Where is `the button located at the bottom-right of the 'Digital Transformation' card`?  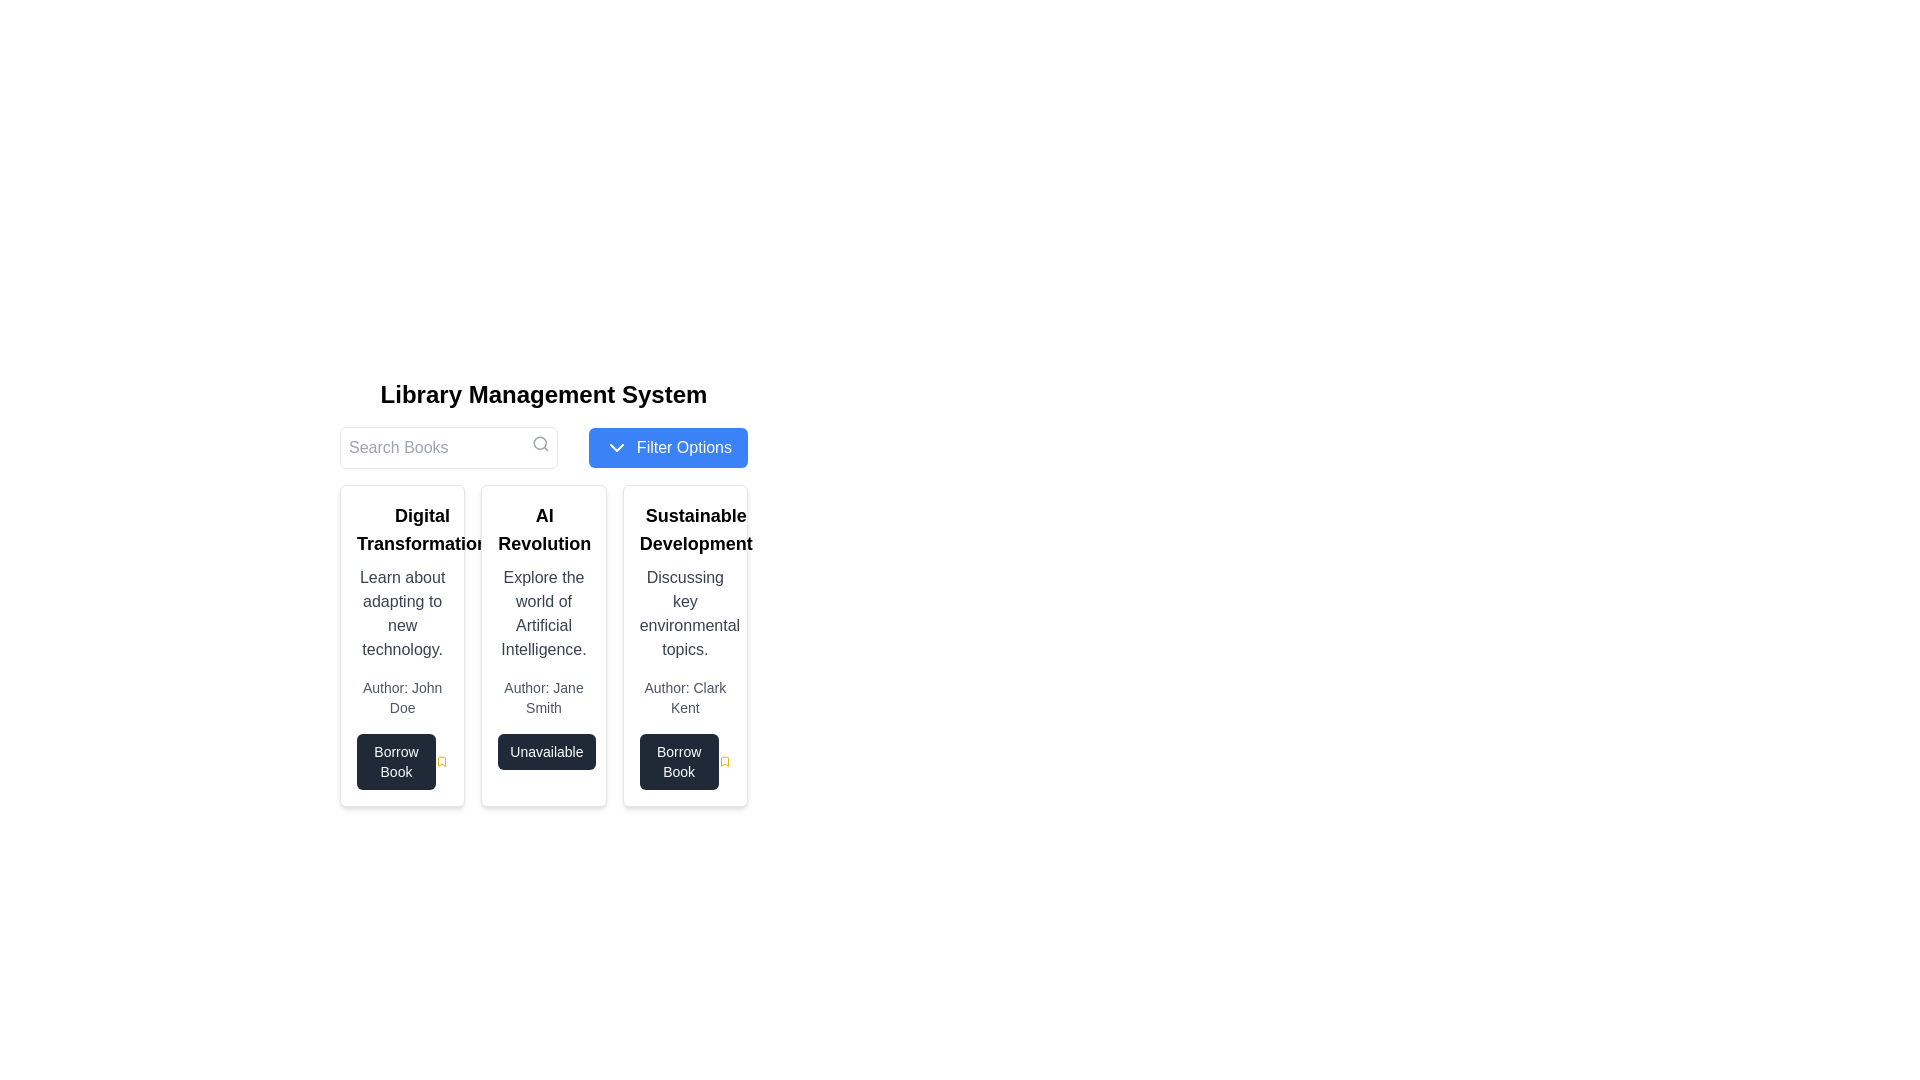
the button located at the bottom-right of the 'Digital Transformation' card is located at coordinates (401, 762).